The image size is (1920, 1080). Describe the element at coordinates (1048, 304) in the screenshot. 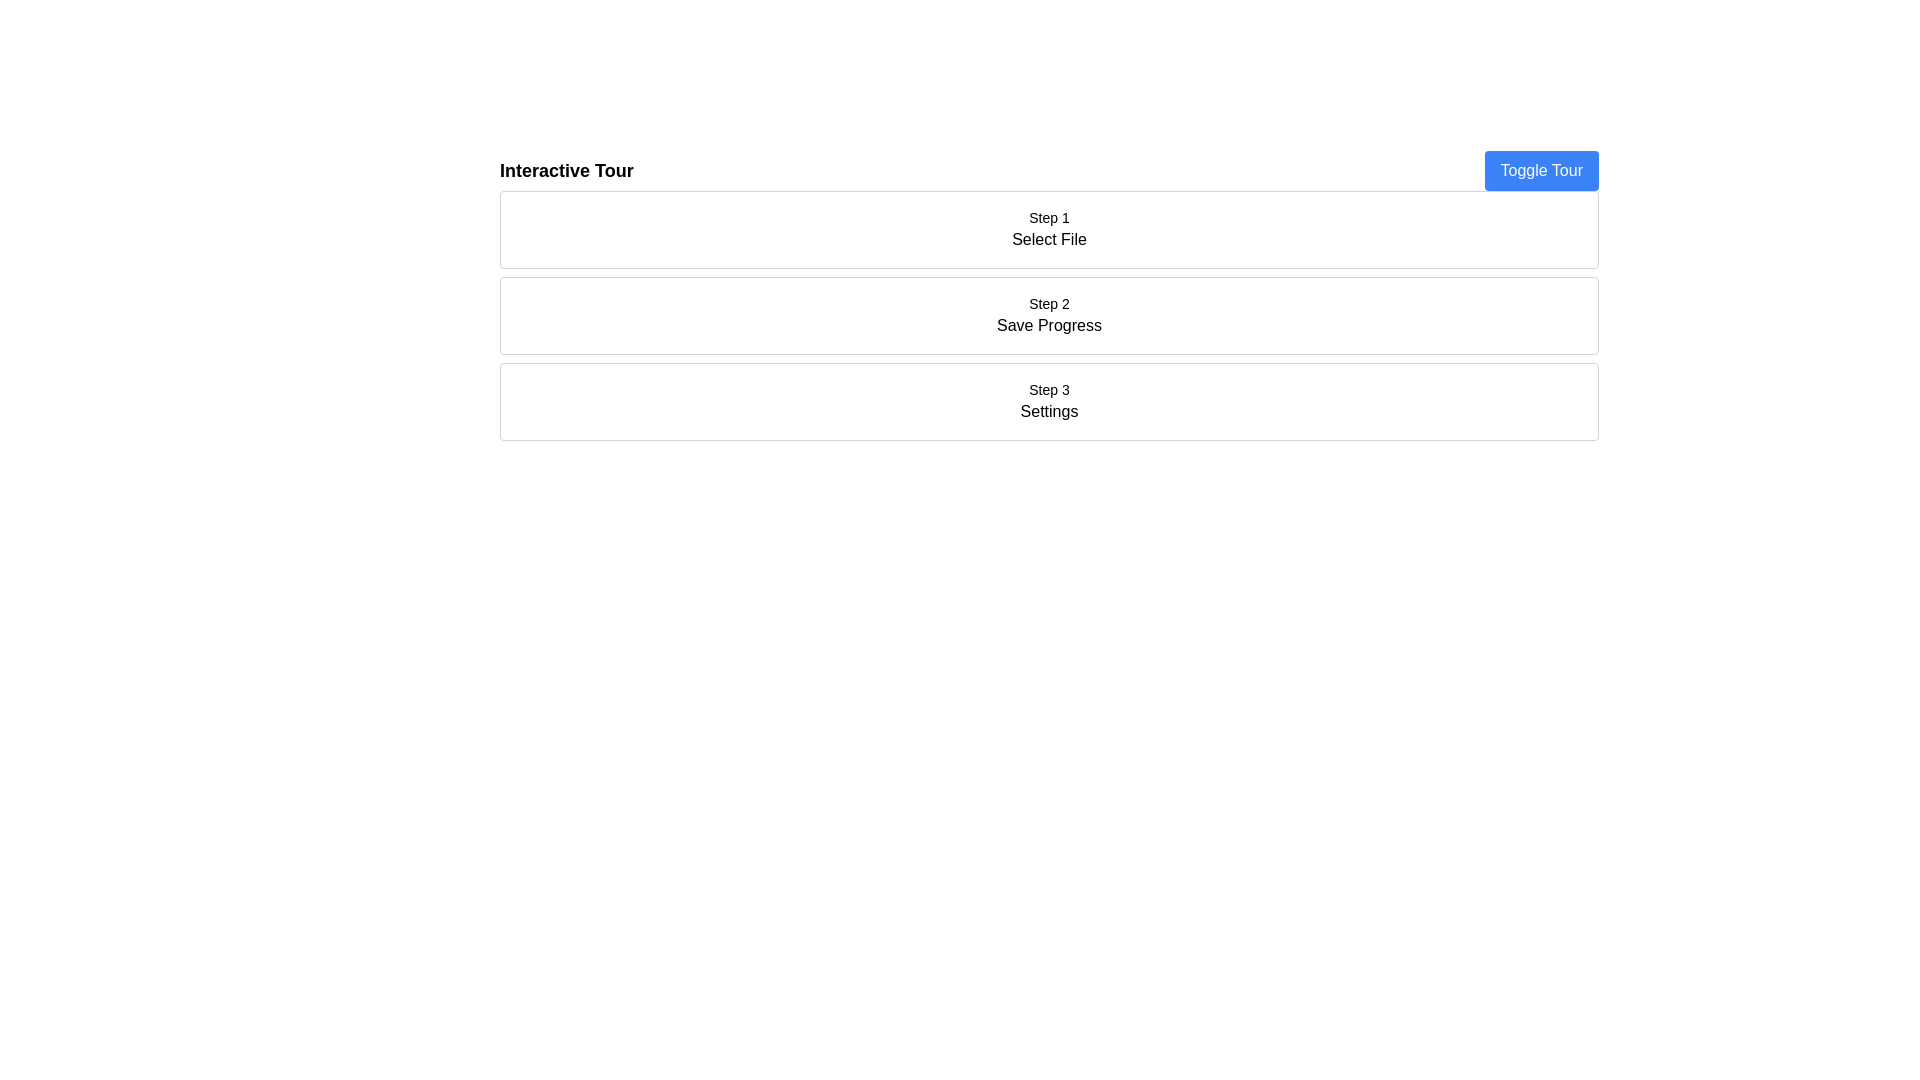

I see `the text label displaying 'Step 2' in the second section of a sequential step layout` at that location.